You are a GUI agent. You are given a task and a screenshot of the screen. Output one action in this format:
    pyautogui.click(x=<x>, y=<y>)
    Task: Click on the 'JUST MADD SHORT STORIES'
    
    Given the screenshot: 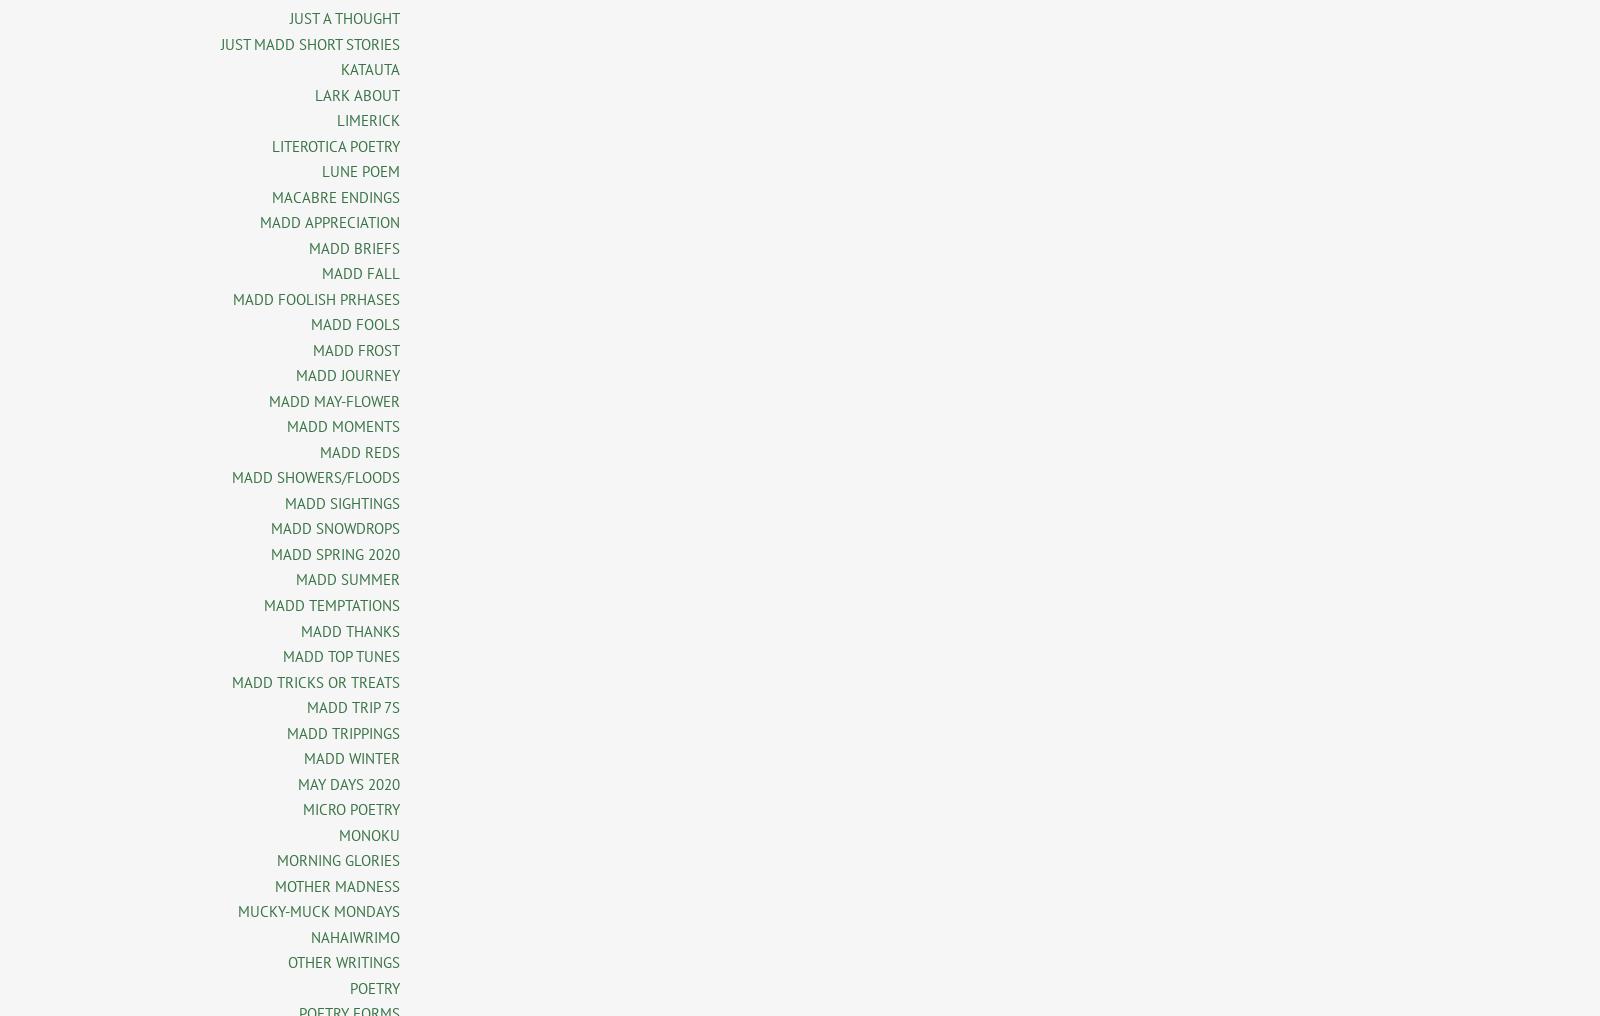 What is the action you would take?
    pyautogui.click(x=310, y=42)
    